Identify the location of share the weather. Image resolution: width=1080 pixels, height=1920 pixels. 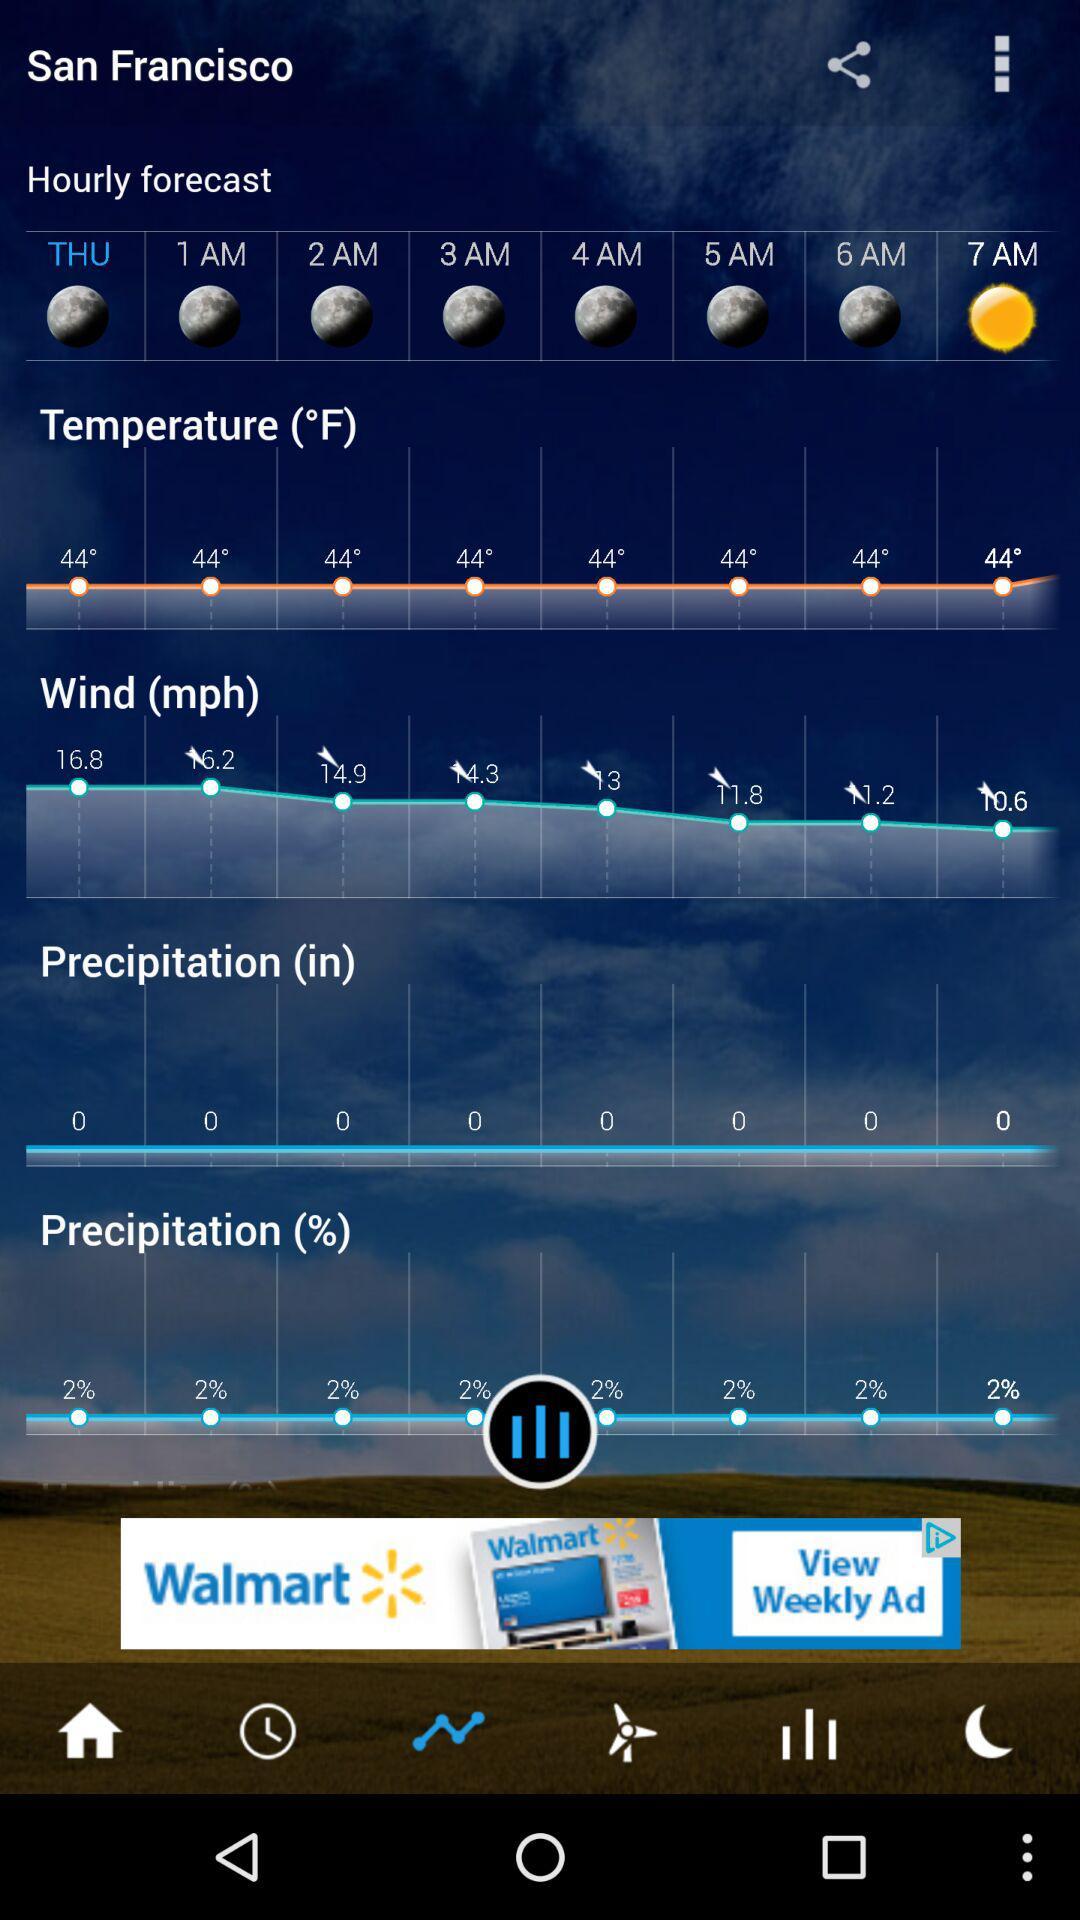
(848, 63).